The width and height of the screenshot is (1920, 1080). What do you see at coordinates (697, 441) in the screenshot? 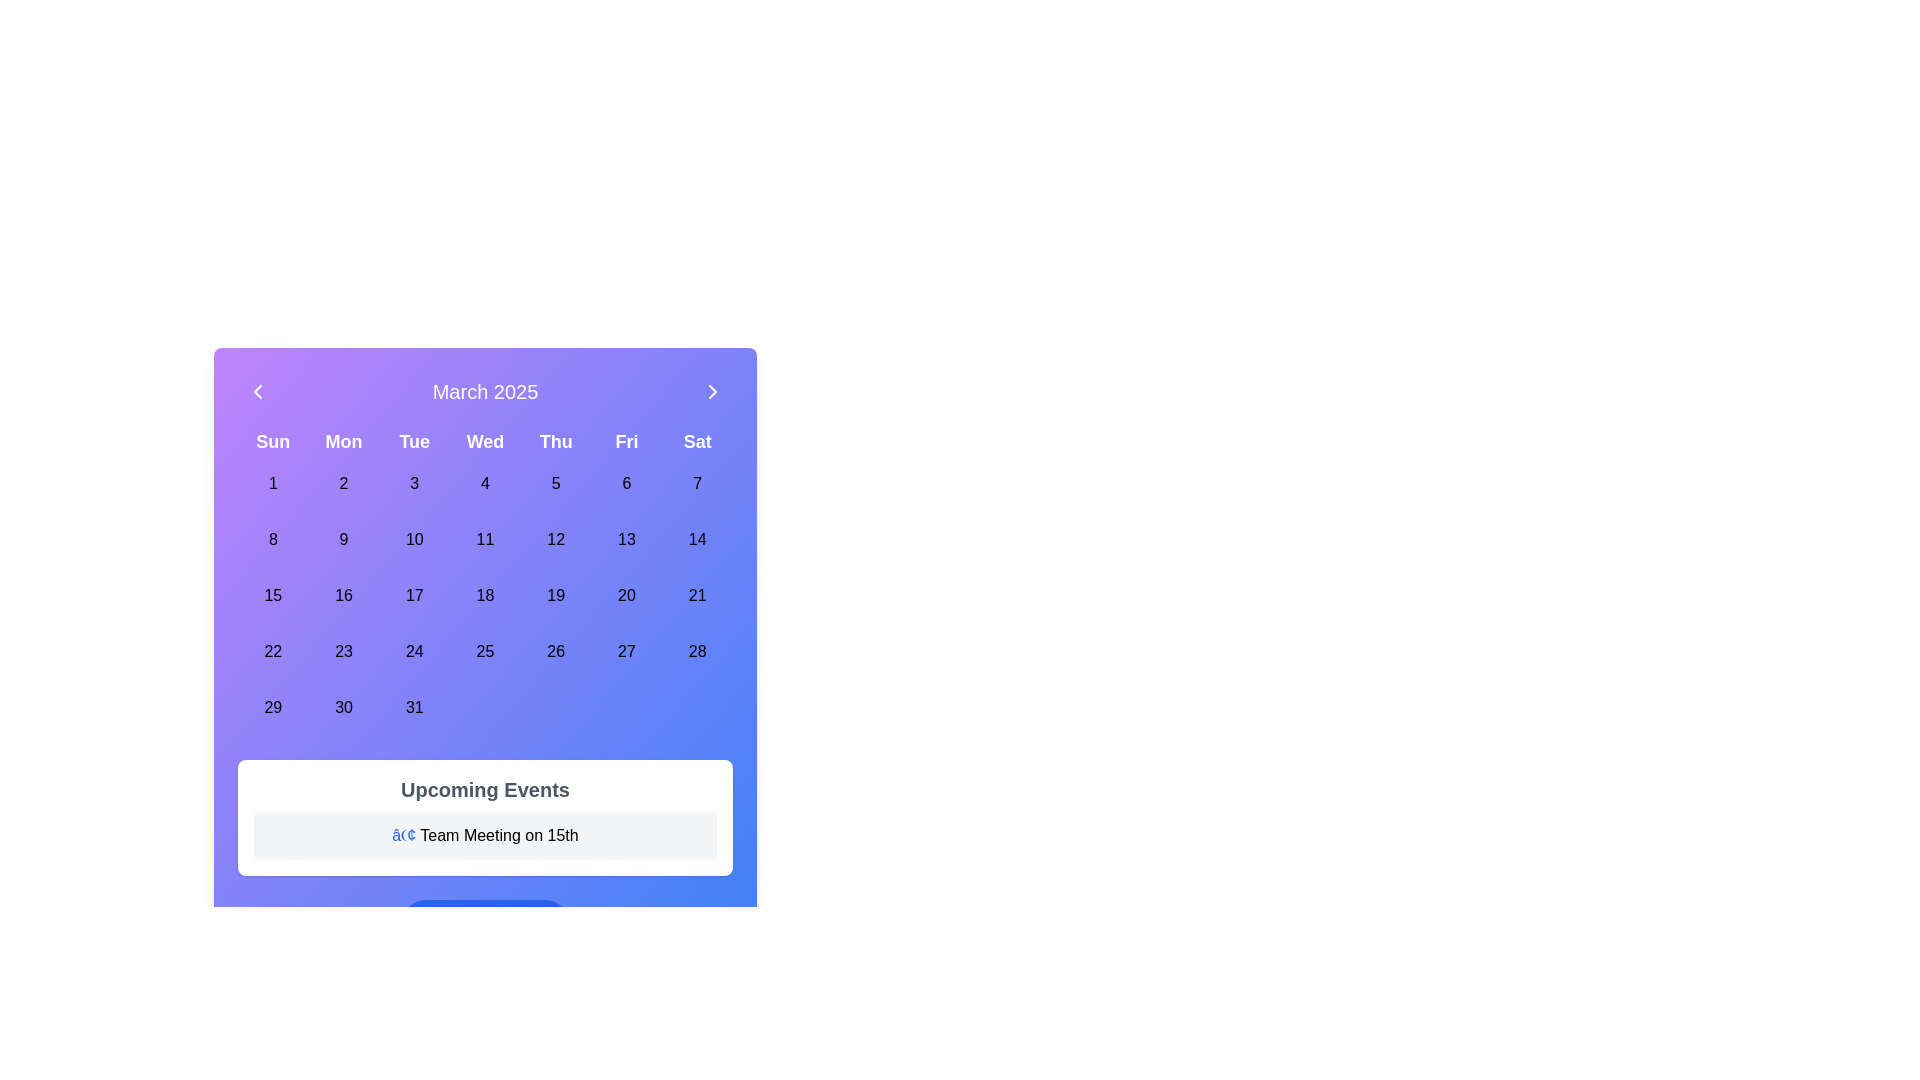
I see `the text label displaying 'Sat' in bold white font on a vibrant blue background, located in the top row of the calendar component as the last column` at bounding box center [697, 441].